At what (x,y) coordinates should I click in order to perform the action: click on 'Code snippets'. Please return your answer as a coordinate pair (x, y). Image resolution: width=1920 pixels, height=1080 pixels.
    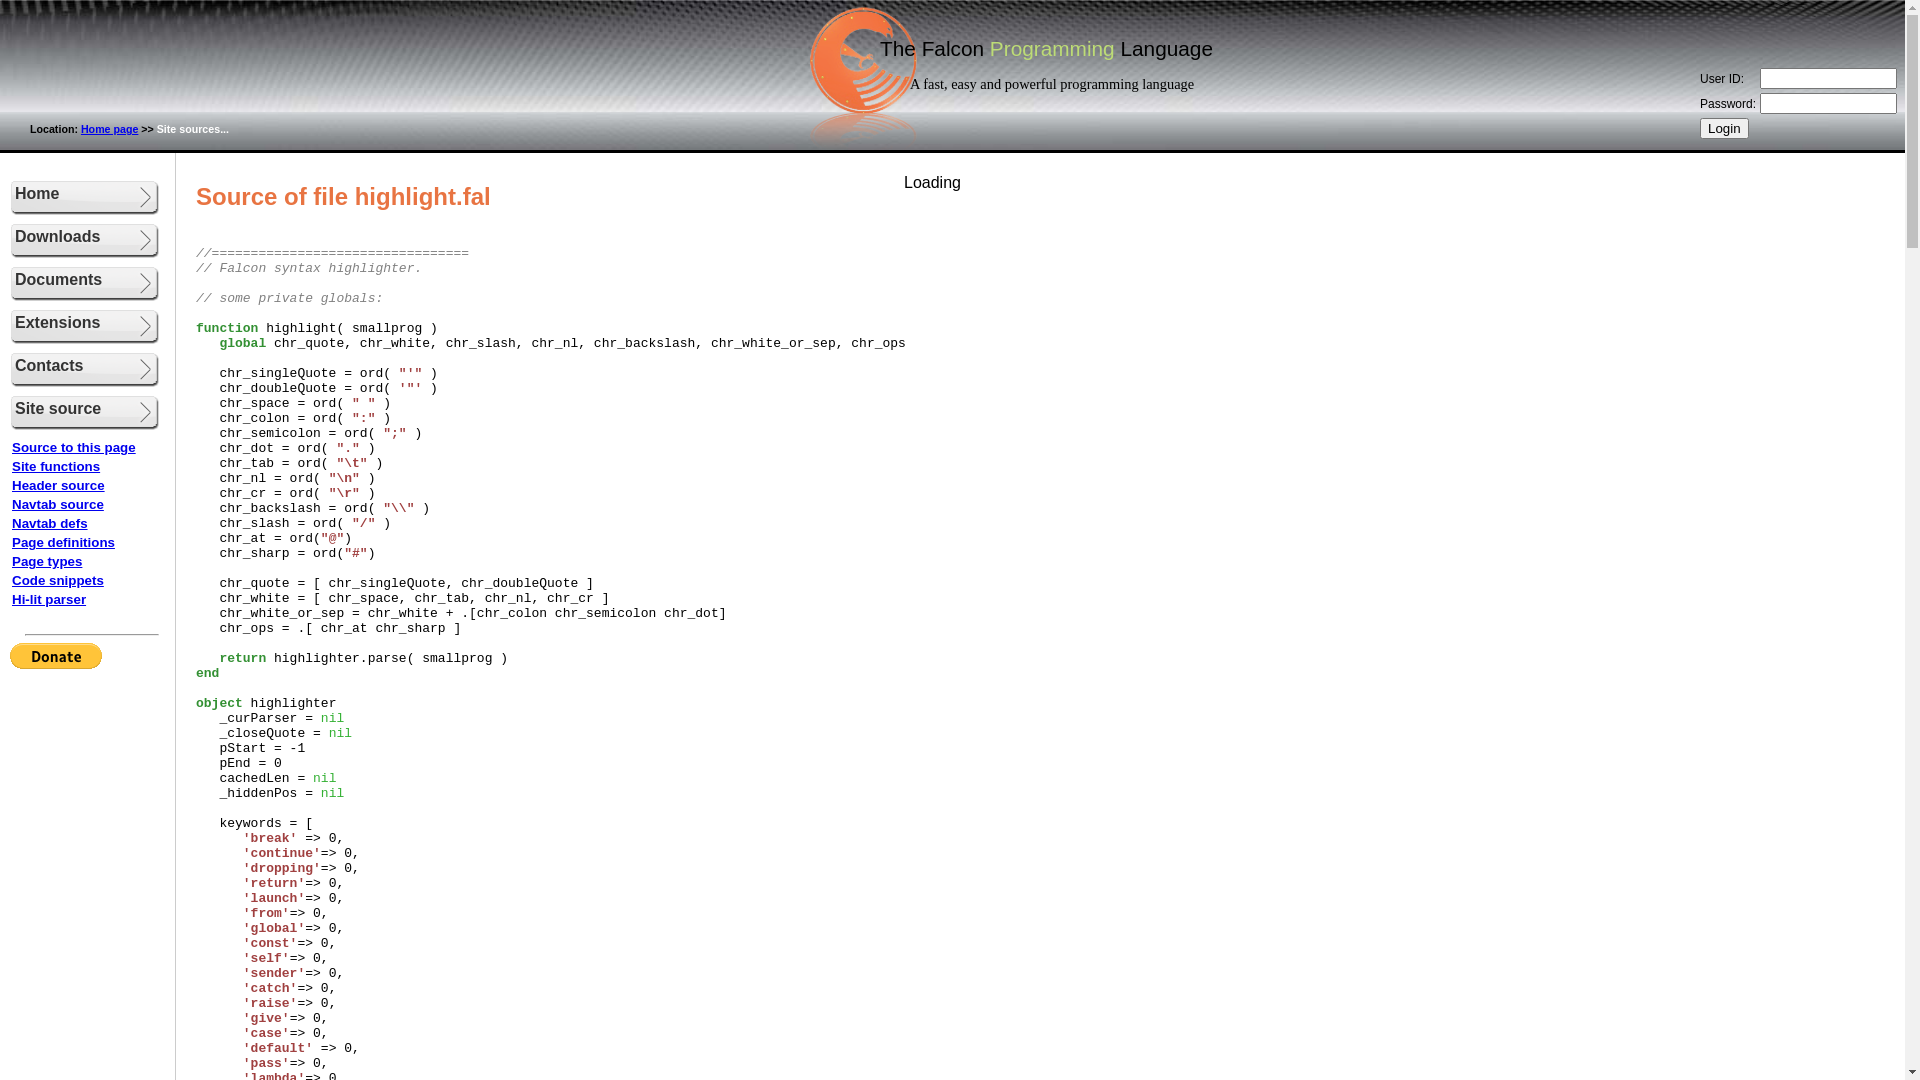
    Looking at the image, I should click on (57, 580).